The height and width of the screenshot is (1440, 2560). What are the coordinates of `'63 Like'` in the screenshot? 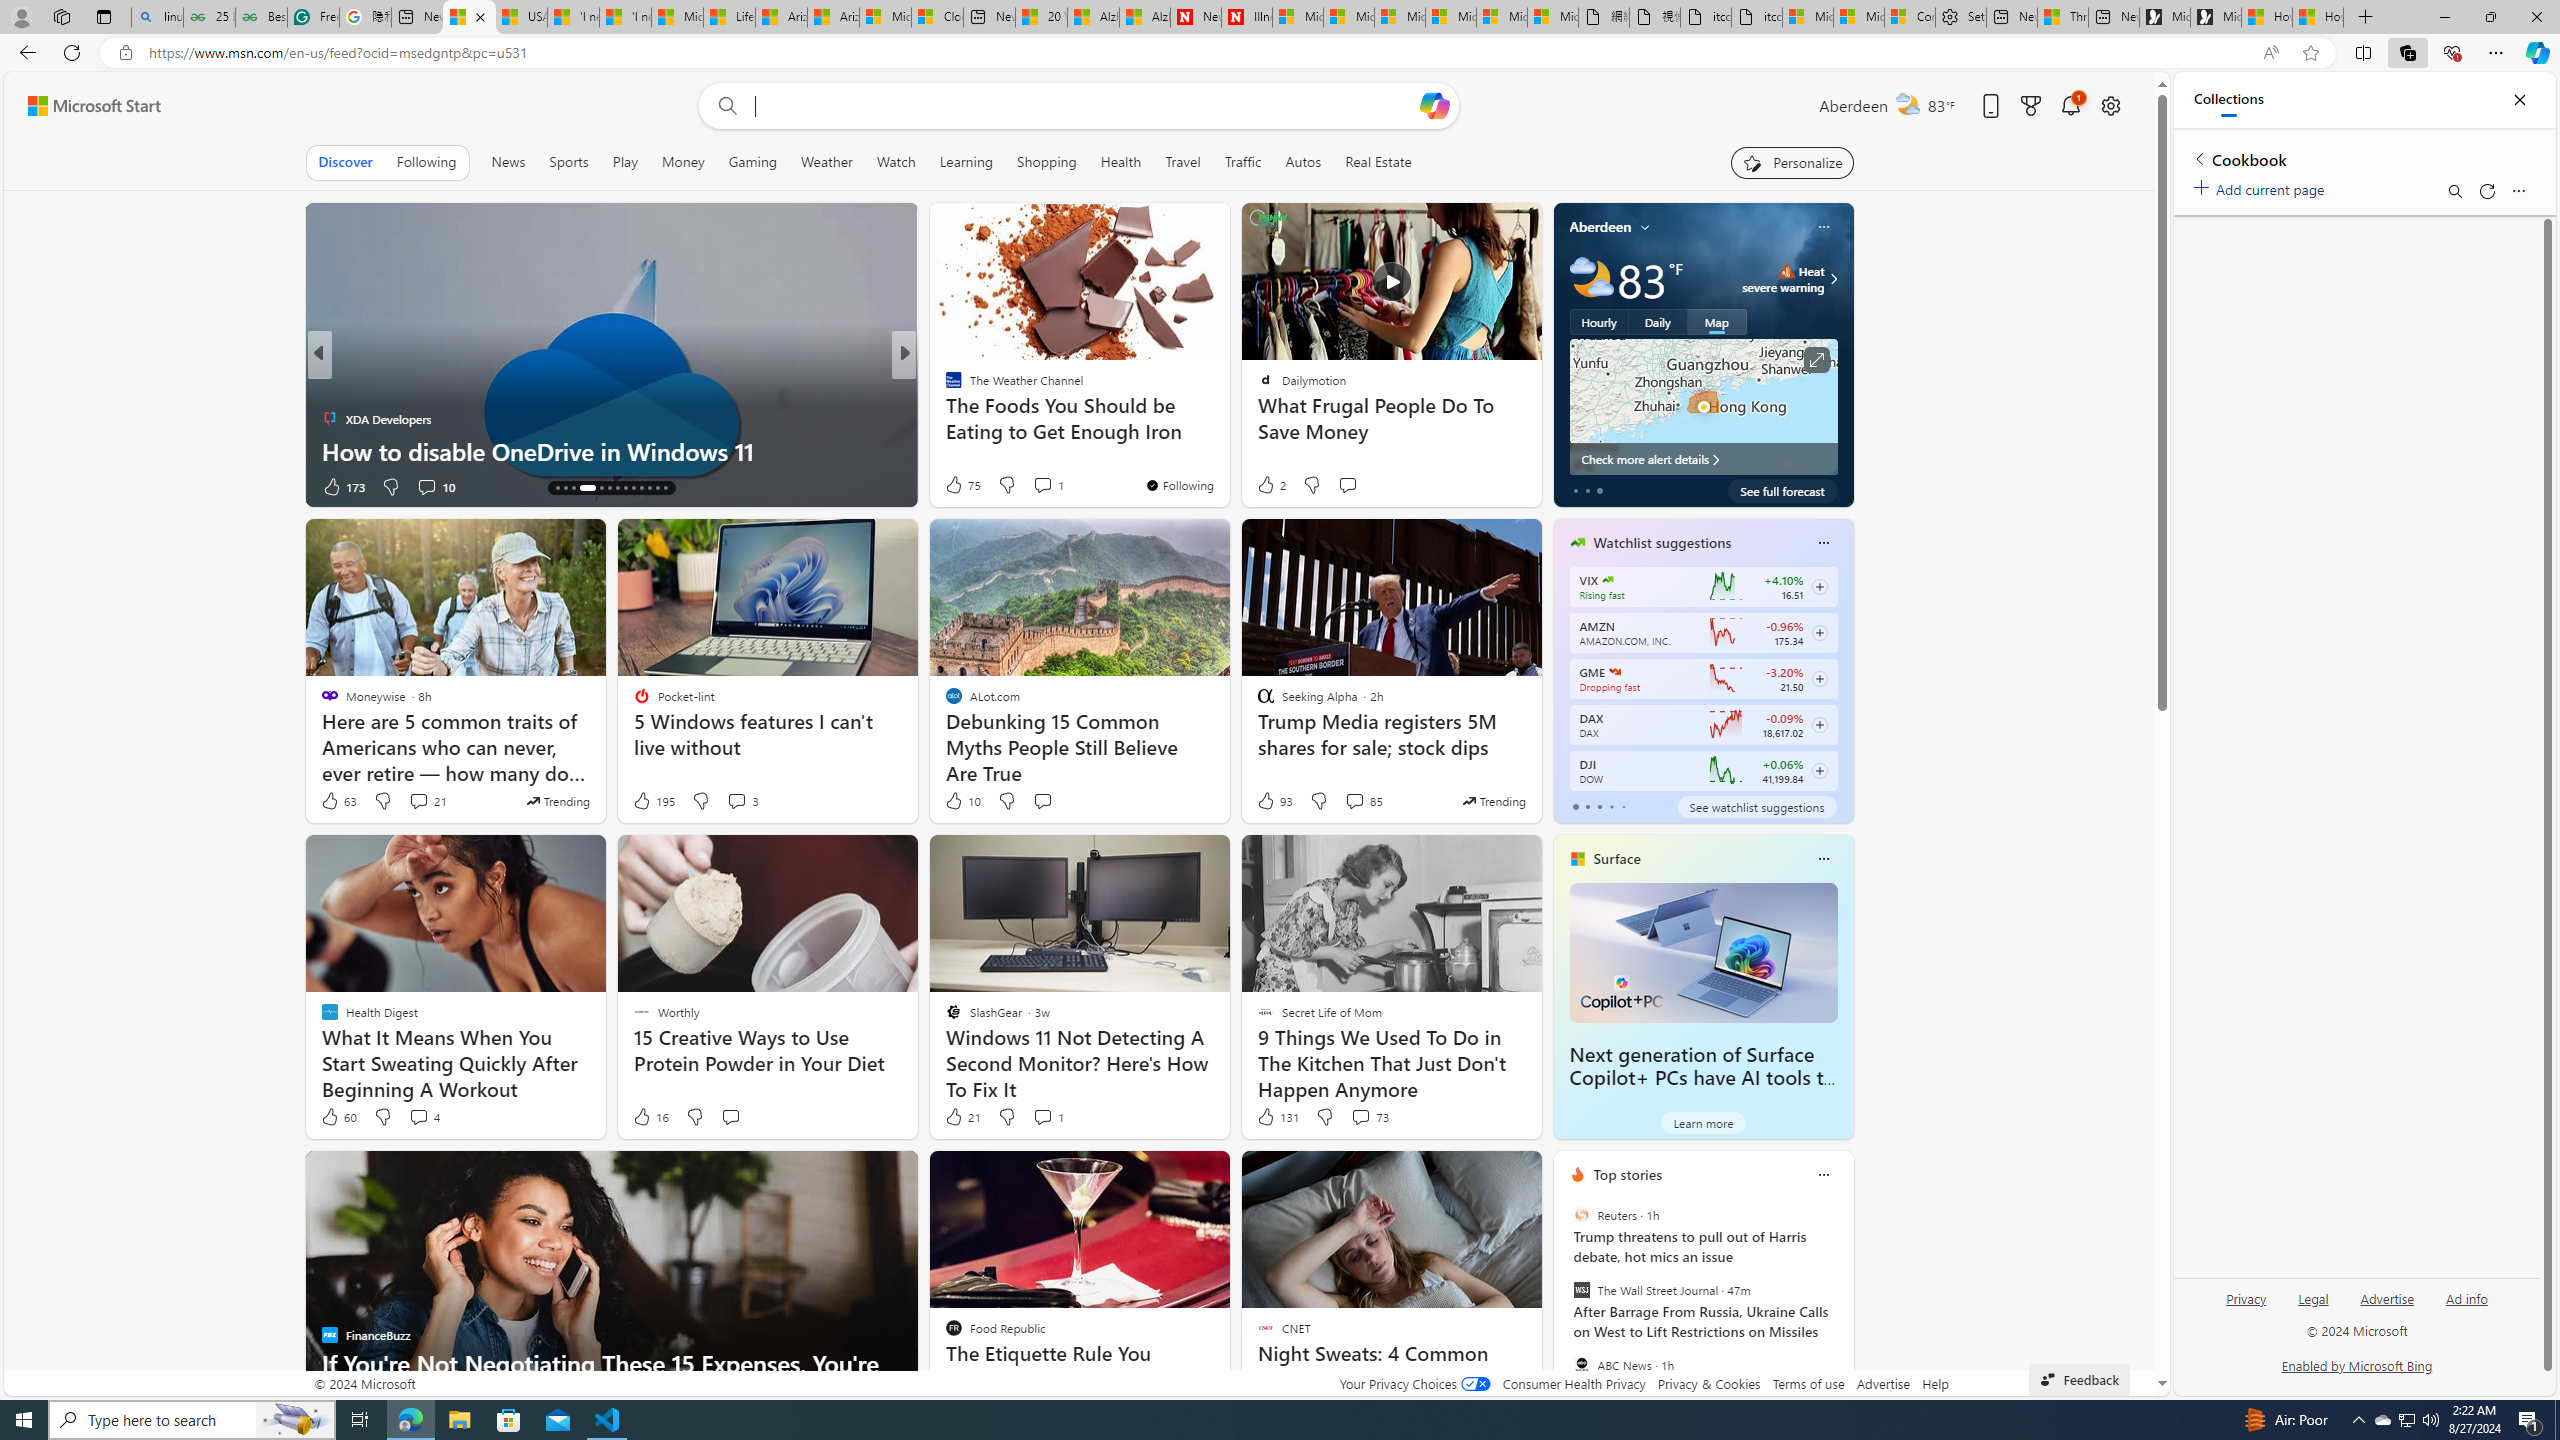 It's located at (337, 800).